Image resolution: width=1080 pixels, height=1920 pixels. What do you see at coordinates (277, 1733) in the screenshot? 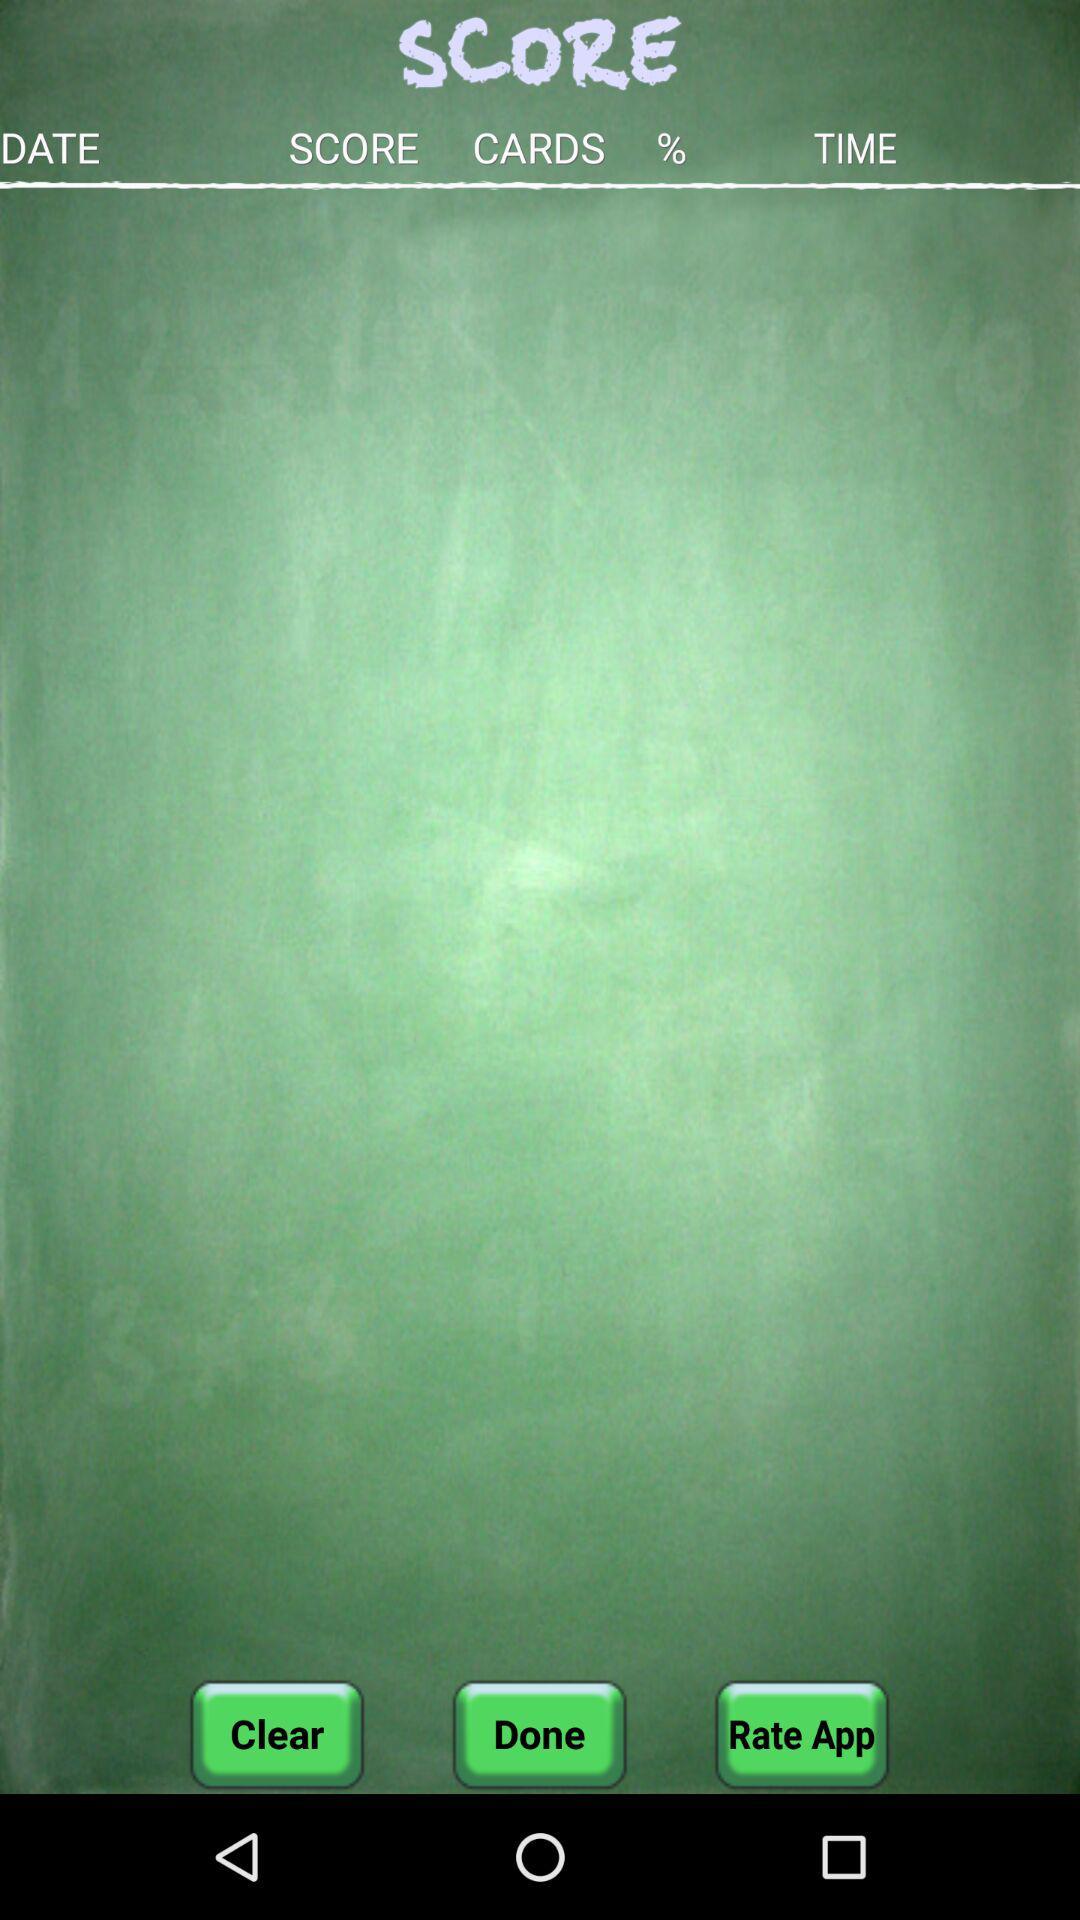
I see `icon next to done` at bounding box center [277, 1733].